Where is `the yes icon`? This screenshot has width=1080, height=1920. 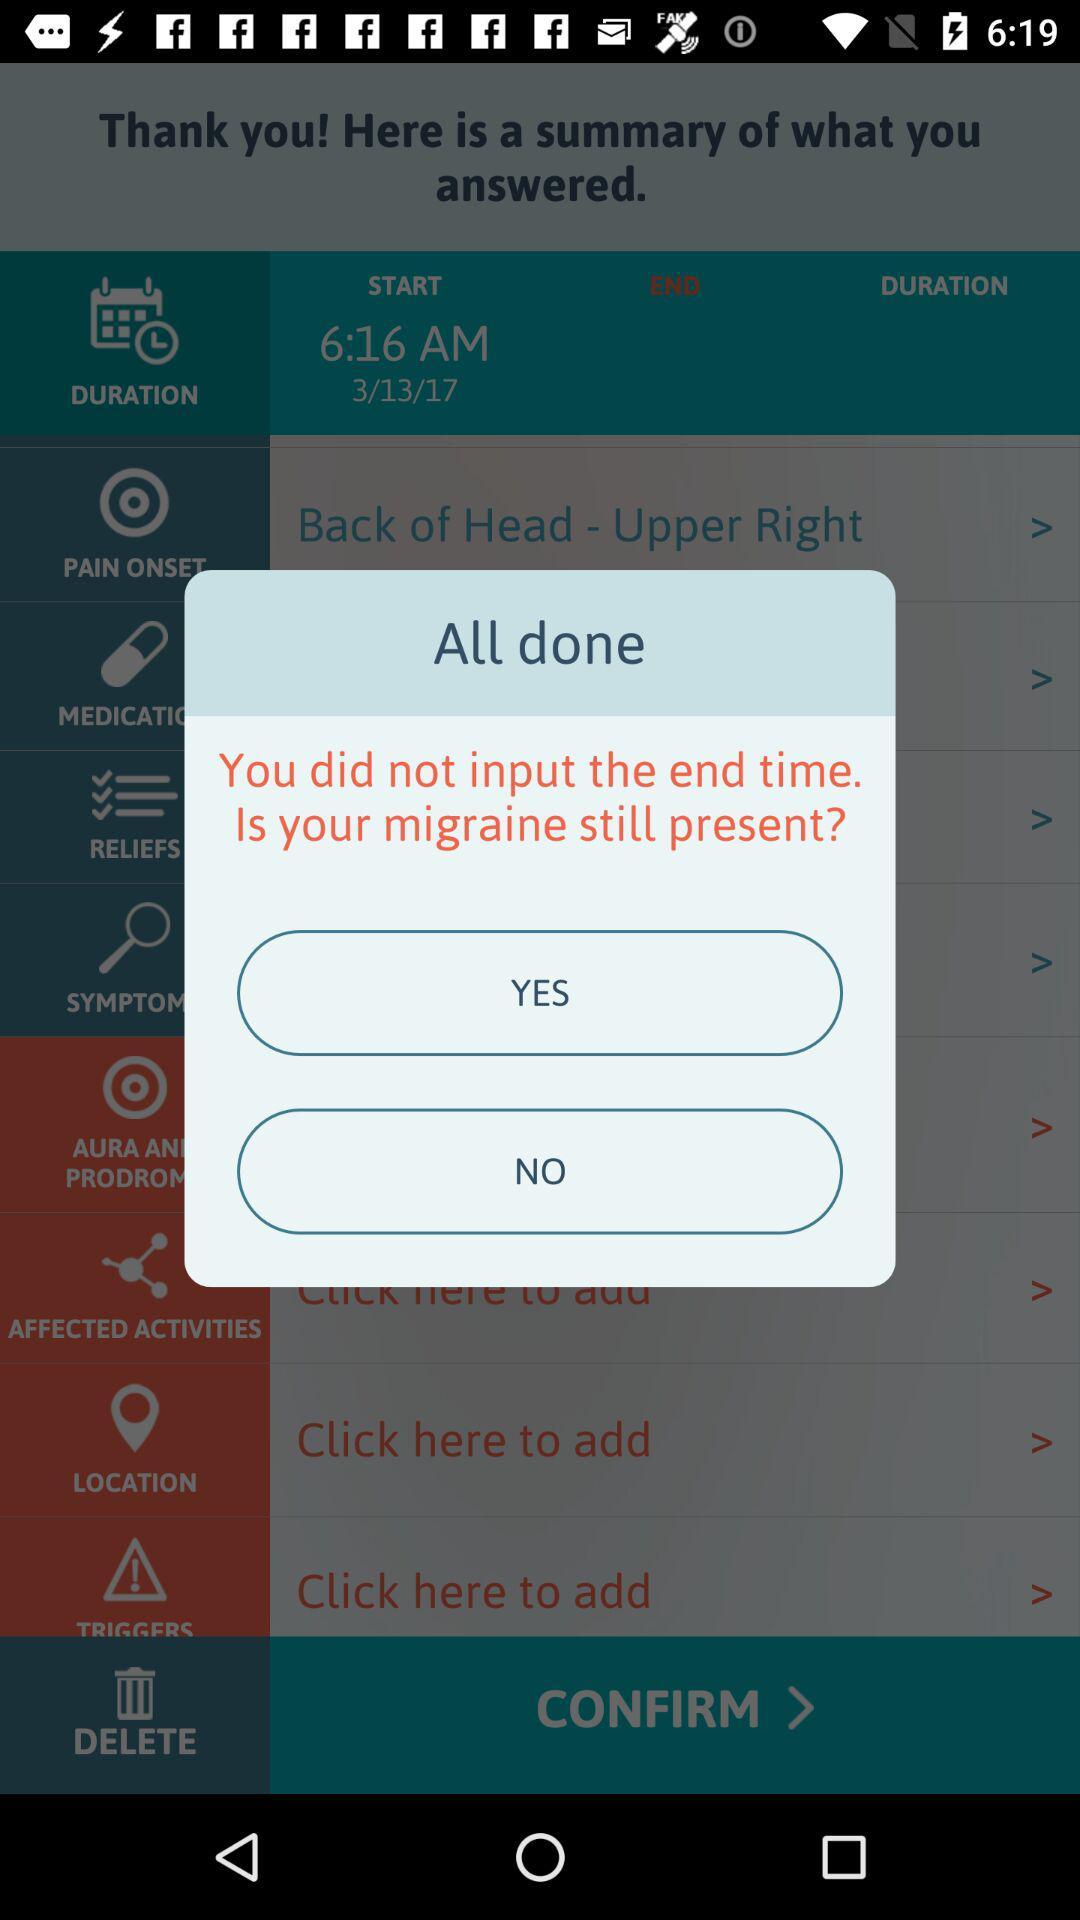
the yes icon is located at coordinates (540, 993).